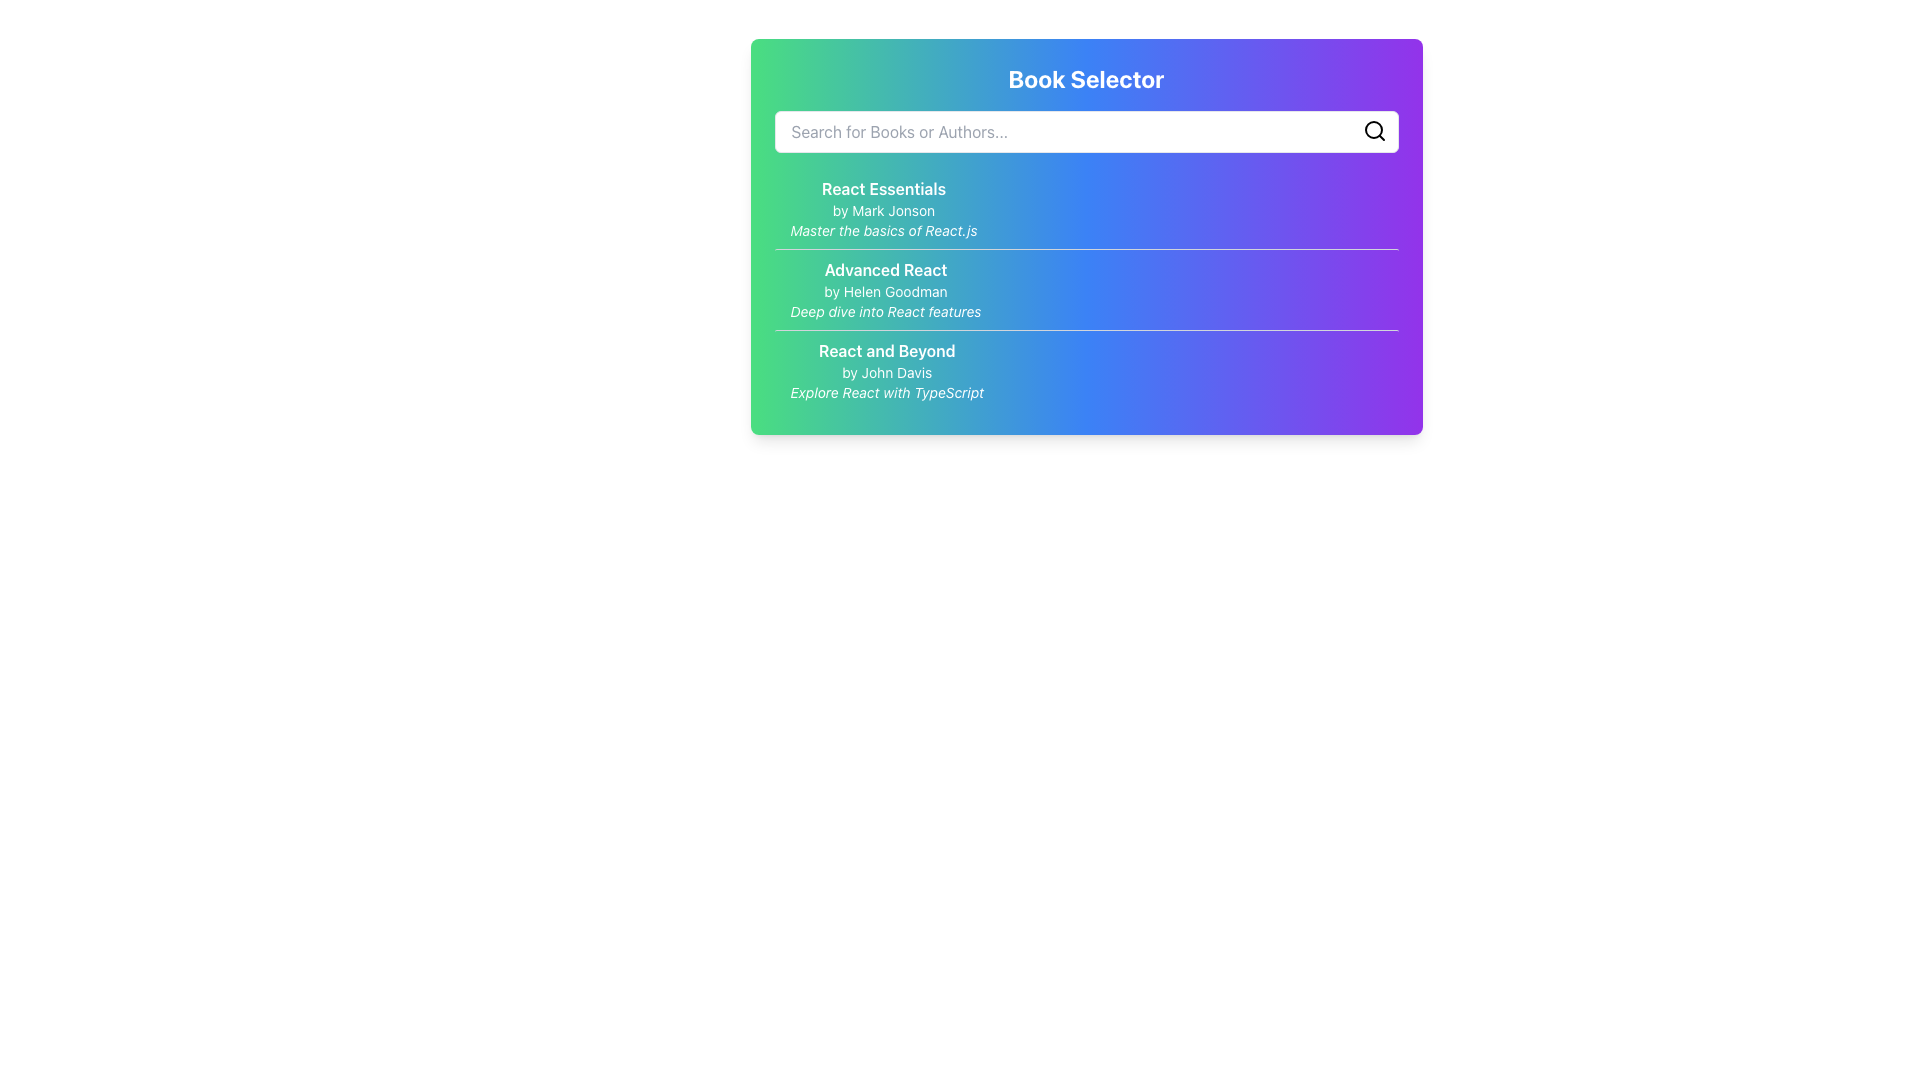  Describe the element at coordinates (1085, 289) in the screenshot. I see `one of the courses in the centrally positioned list of courses displayed in a gradient-colored card area, which includes a bold title, author's name, and italicized description` at that location.